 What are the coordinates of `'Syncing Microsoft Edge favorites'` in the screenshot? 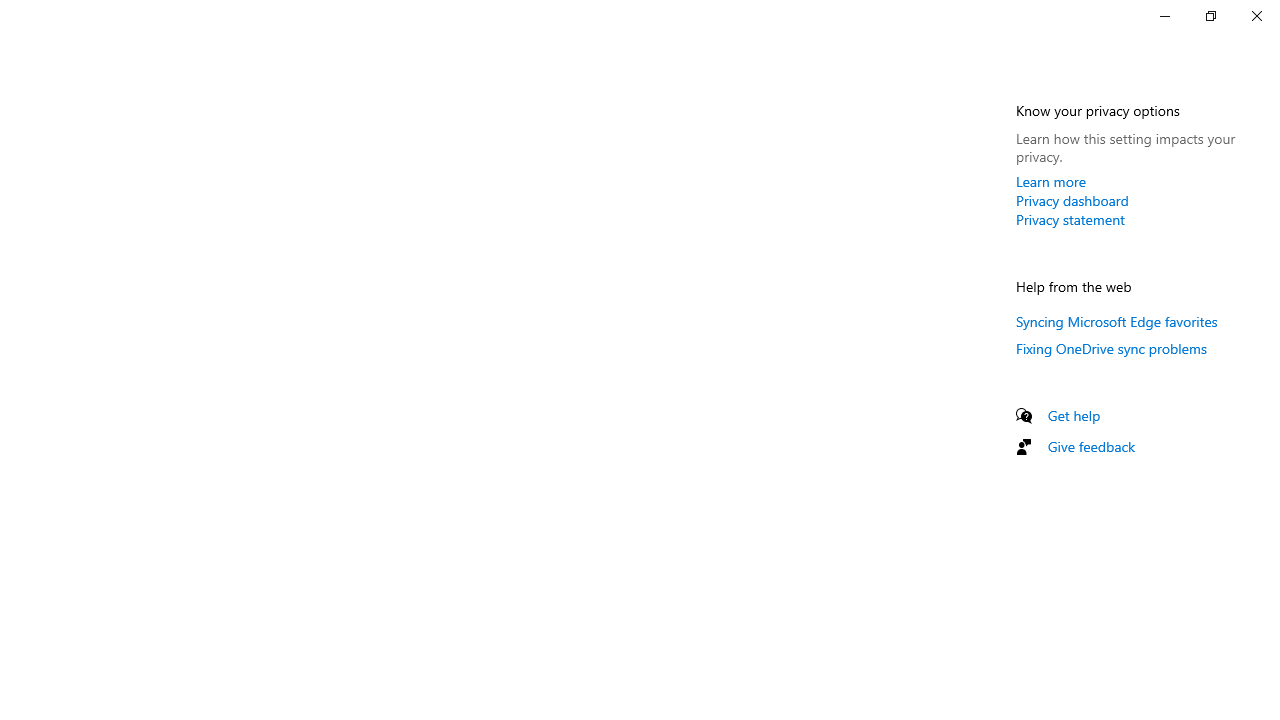 It's located at (1116, 320).